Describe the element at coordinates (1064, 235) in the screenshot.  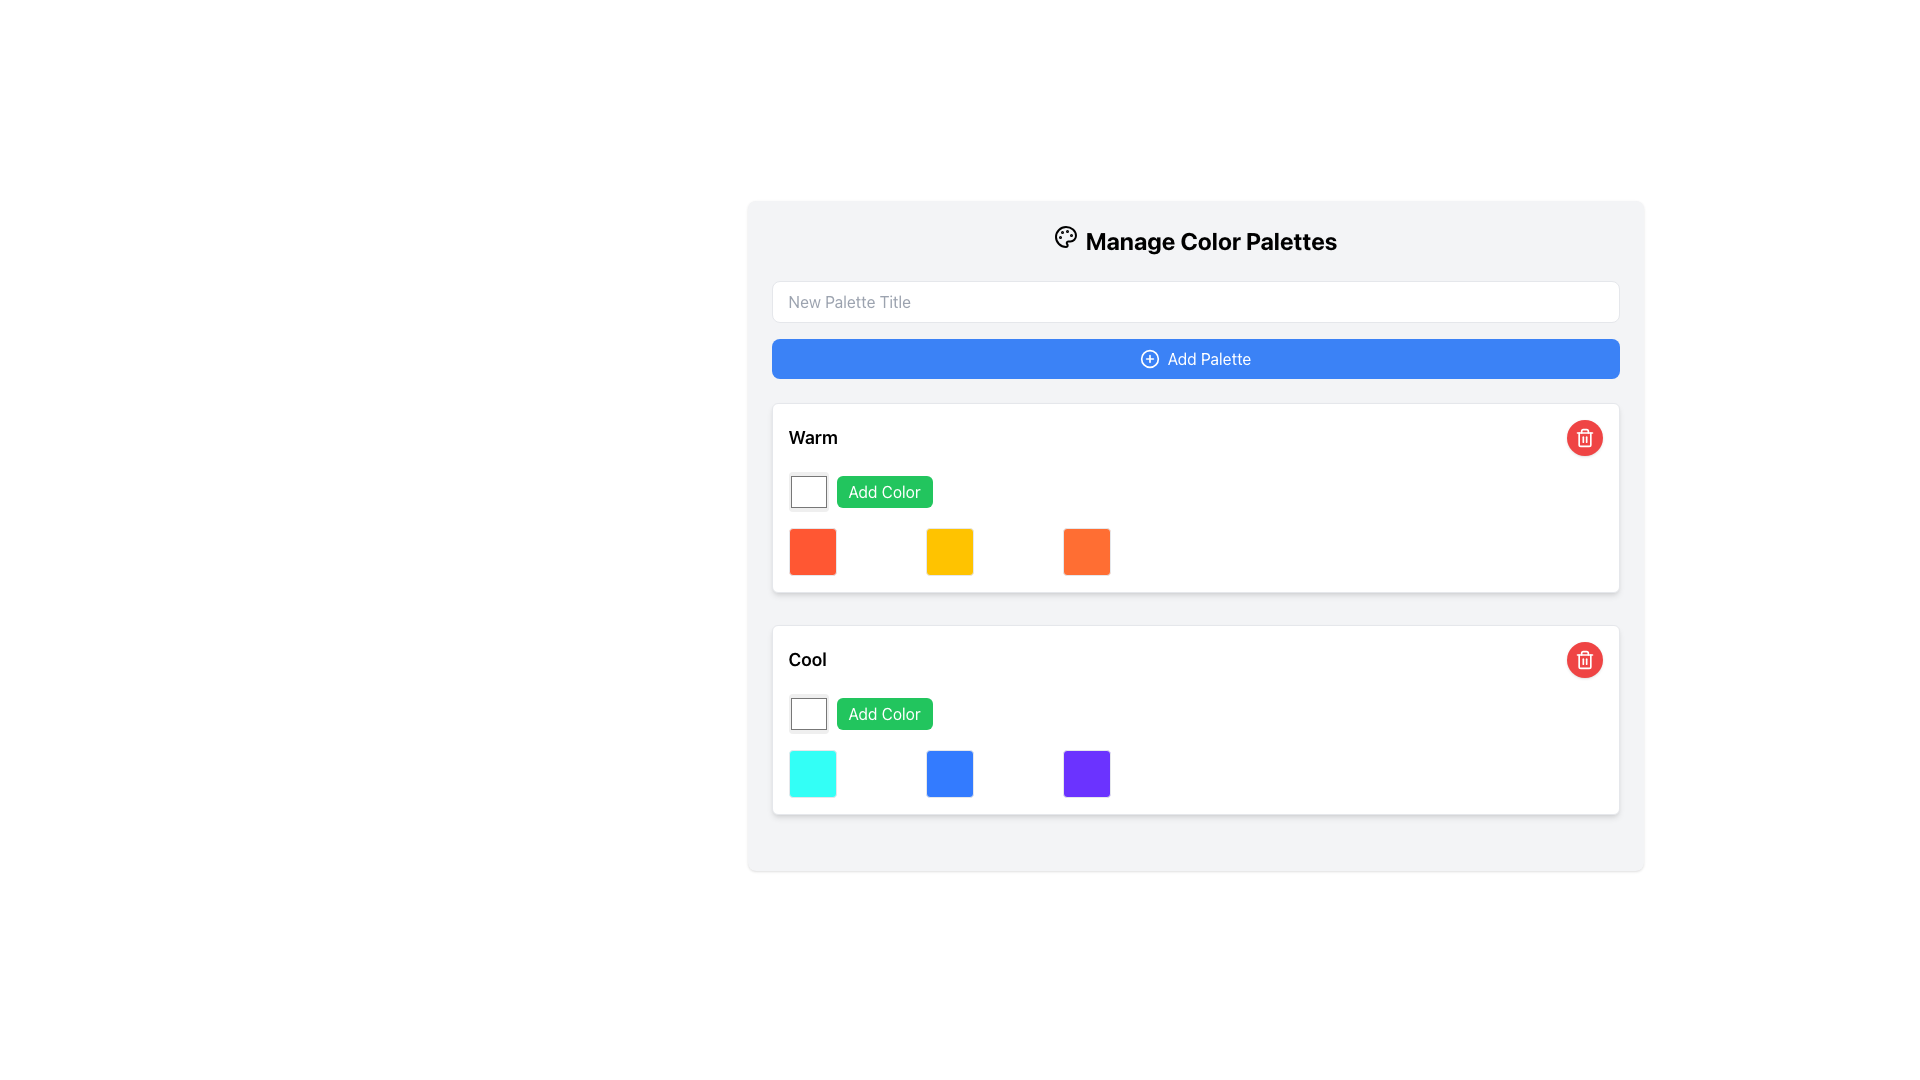
I see `the color palette icon located to the left of the 'Manage Color Palettes' text in the header section` at that location.